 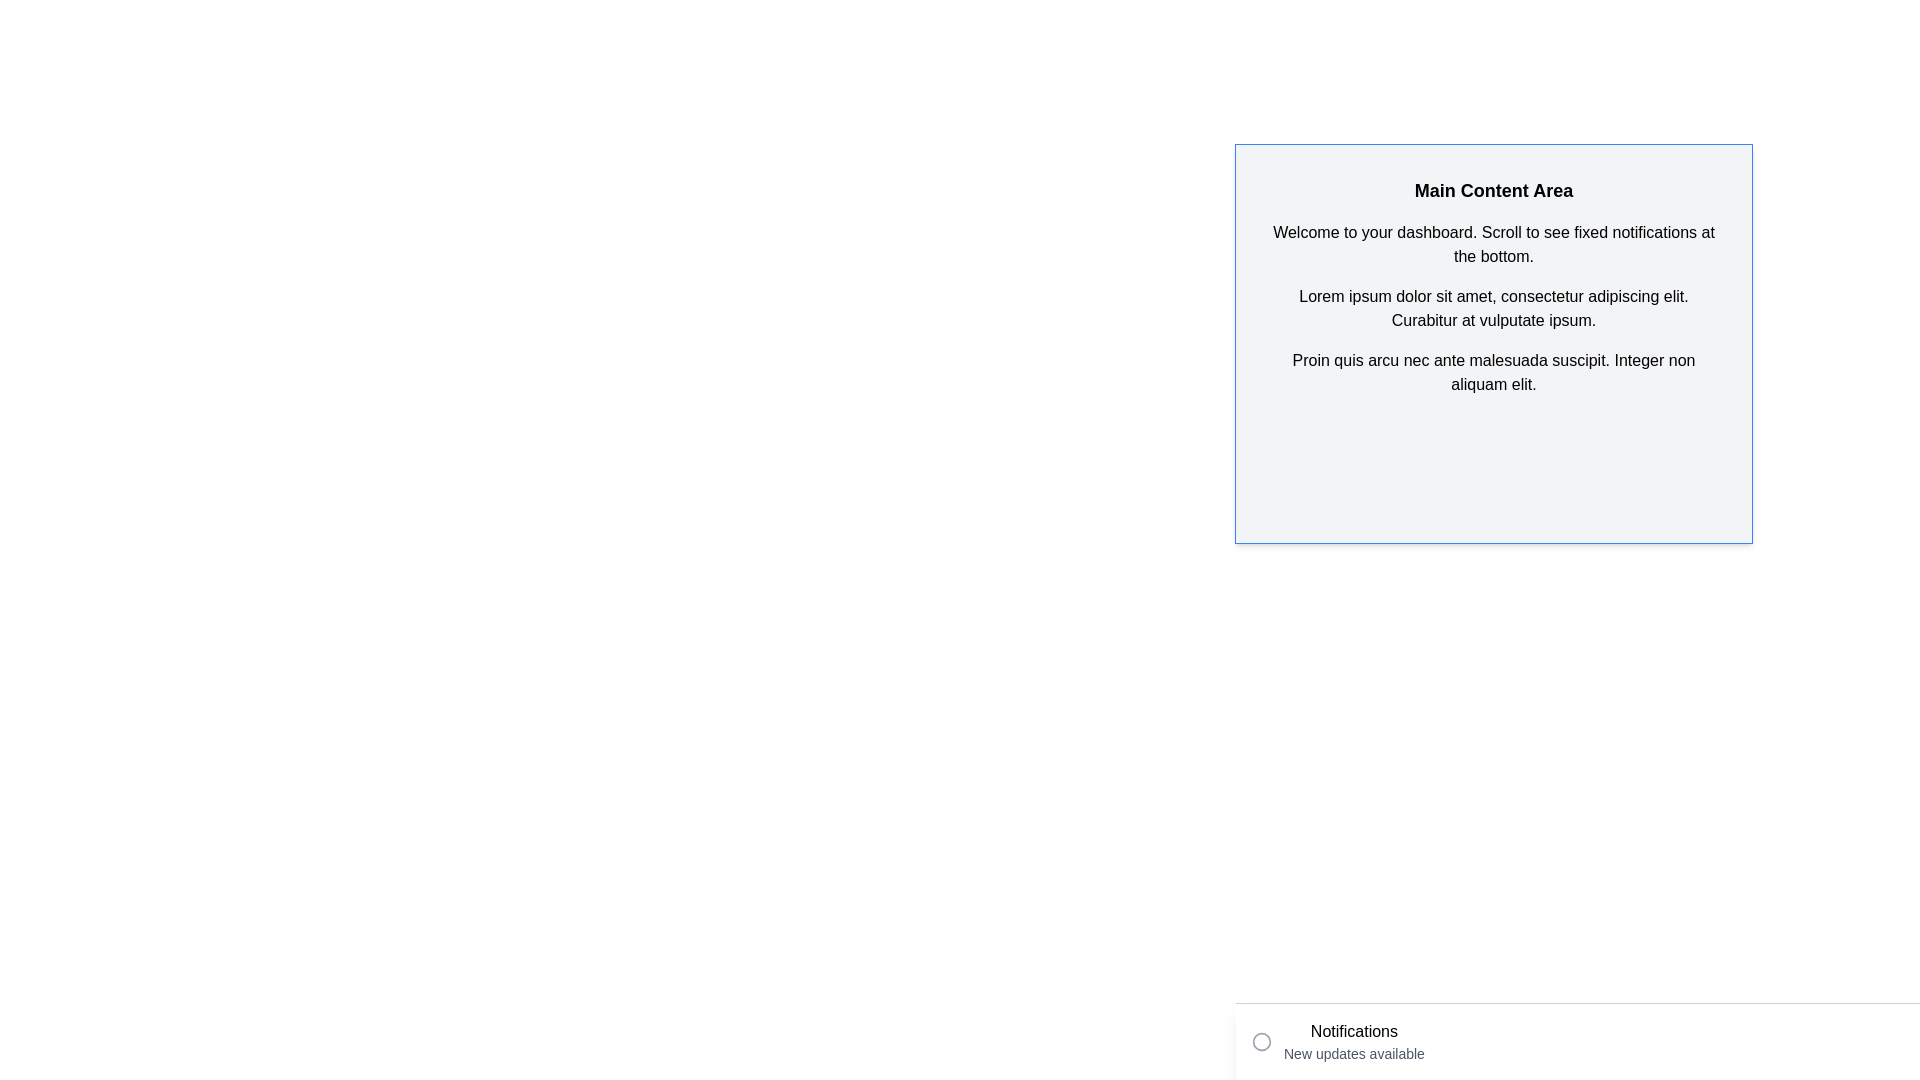 What do you see at coordinates (1354, 1032) in the screenshot?
I see `the header text static element located in the lower-right corner of the page, which provides context for the section` at bounding box center [1354, 1032].